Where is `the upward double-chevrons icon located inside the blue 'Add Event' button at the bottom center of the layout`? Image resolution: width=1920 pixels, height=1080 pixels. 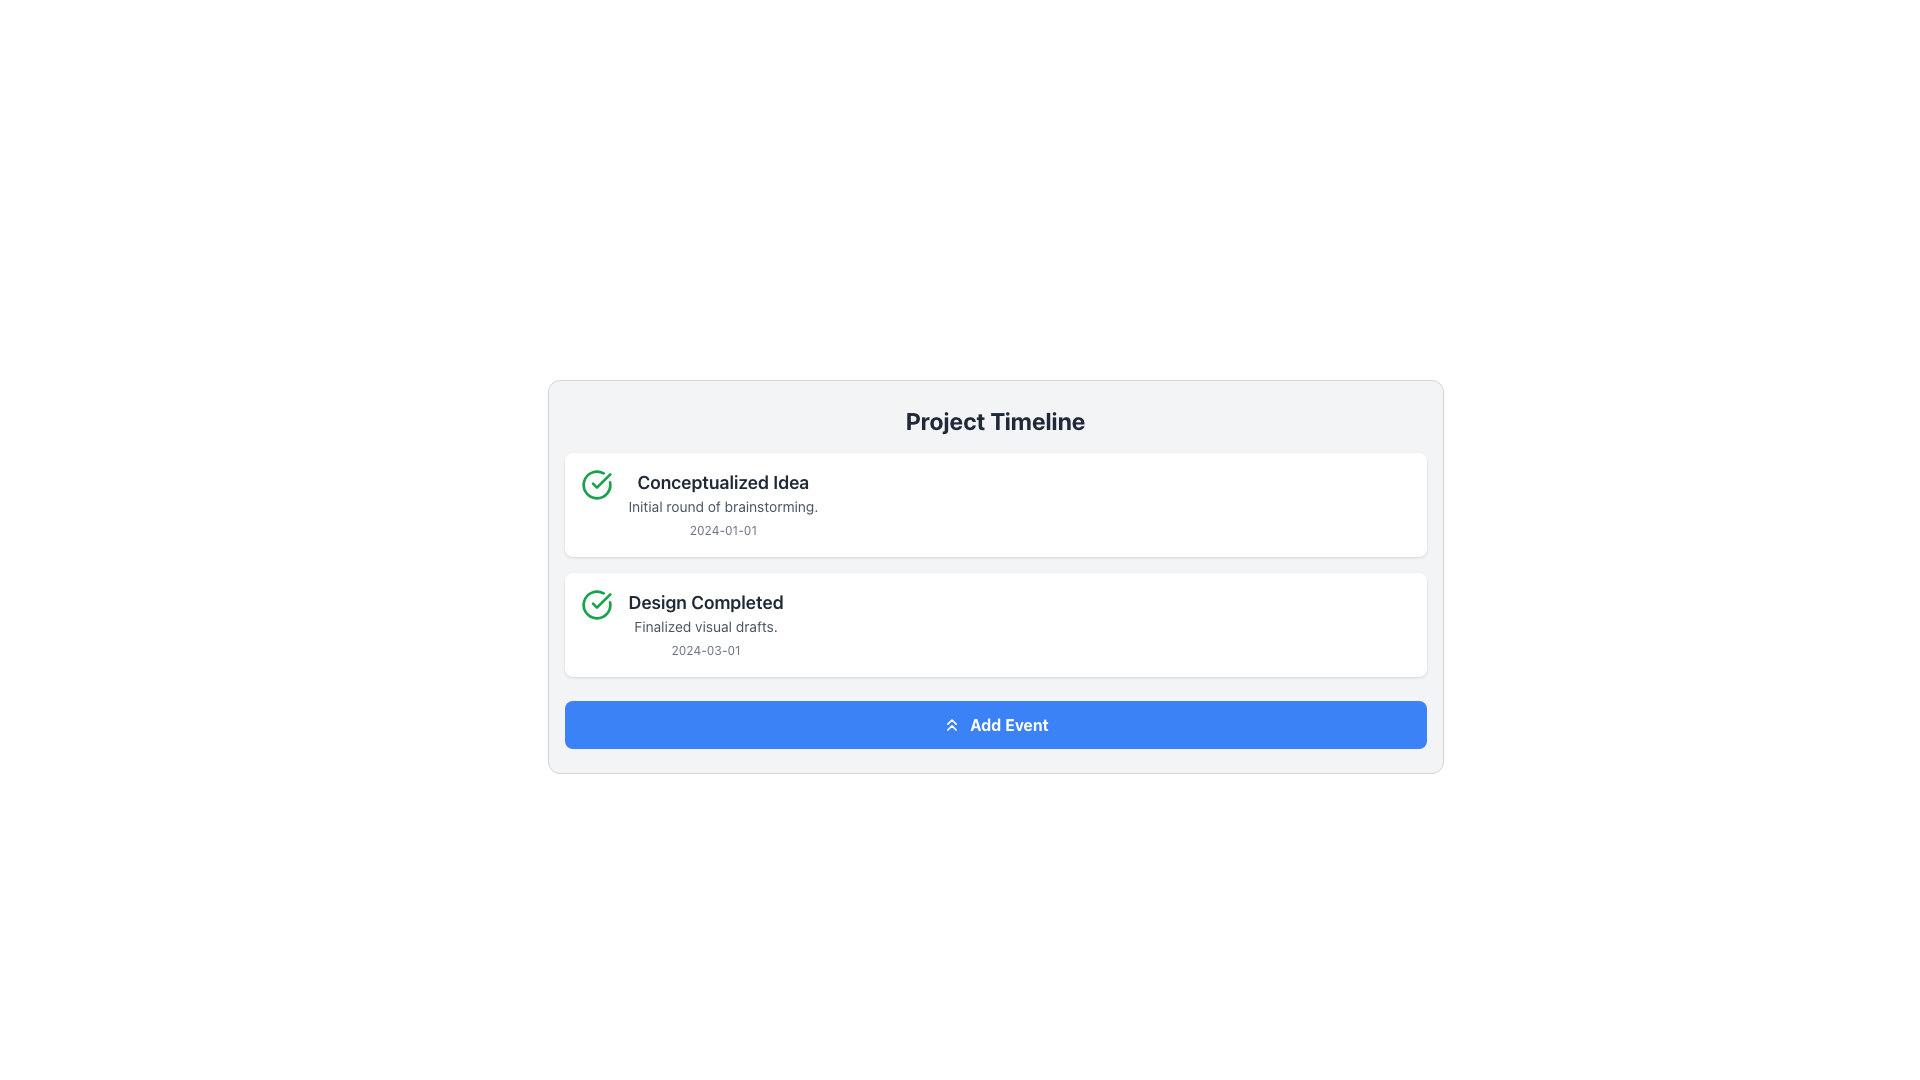 the upward double-chevrons icon located inside the blue 'Add Event' button at the bottom center of the layout is located at coordinates (951, 725).